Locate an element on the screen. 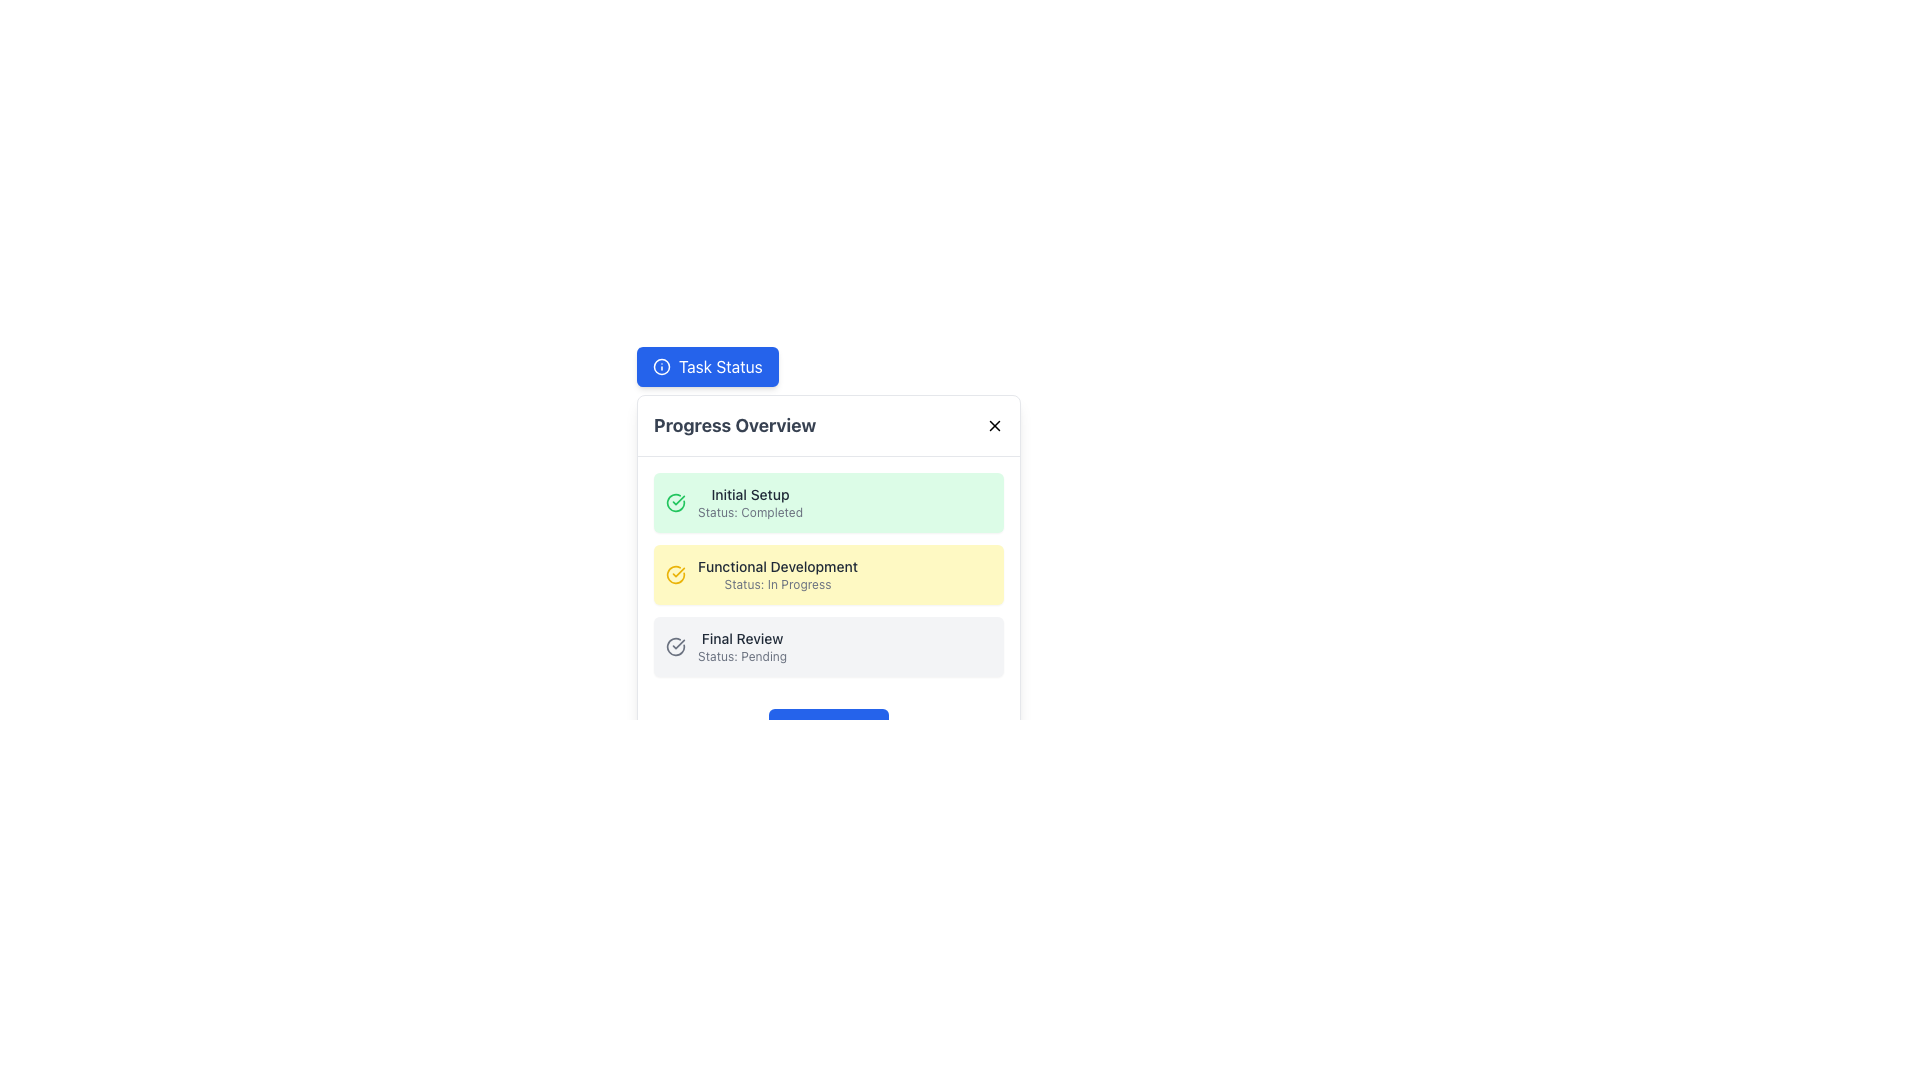 Image resolution: width=1920 pixels, height=1080 pixels. the green checkmark icon indicating the completion of the 'Initial Setup' task in the 'Progress Overview' modal is located at coordinates (676, 501).